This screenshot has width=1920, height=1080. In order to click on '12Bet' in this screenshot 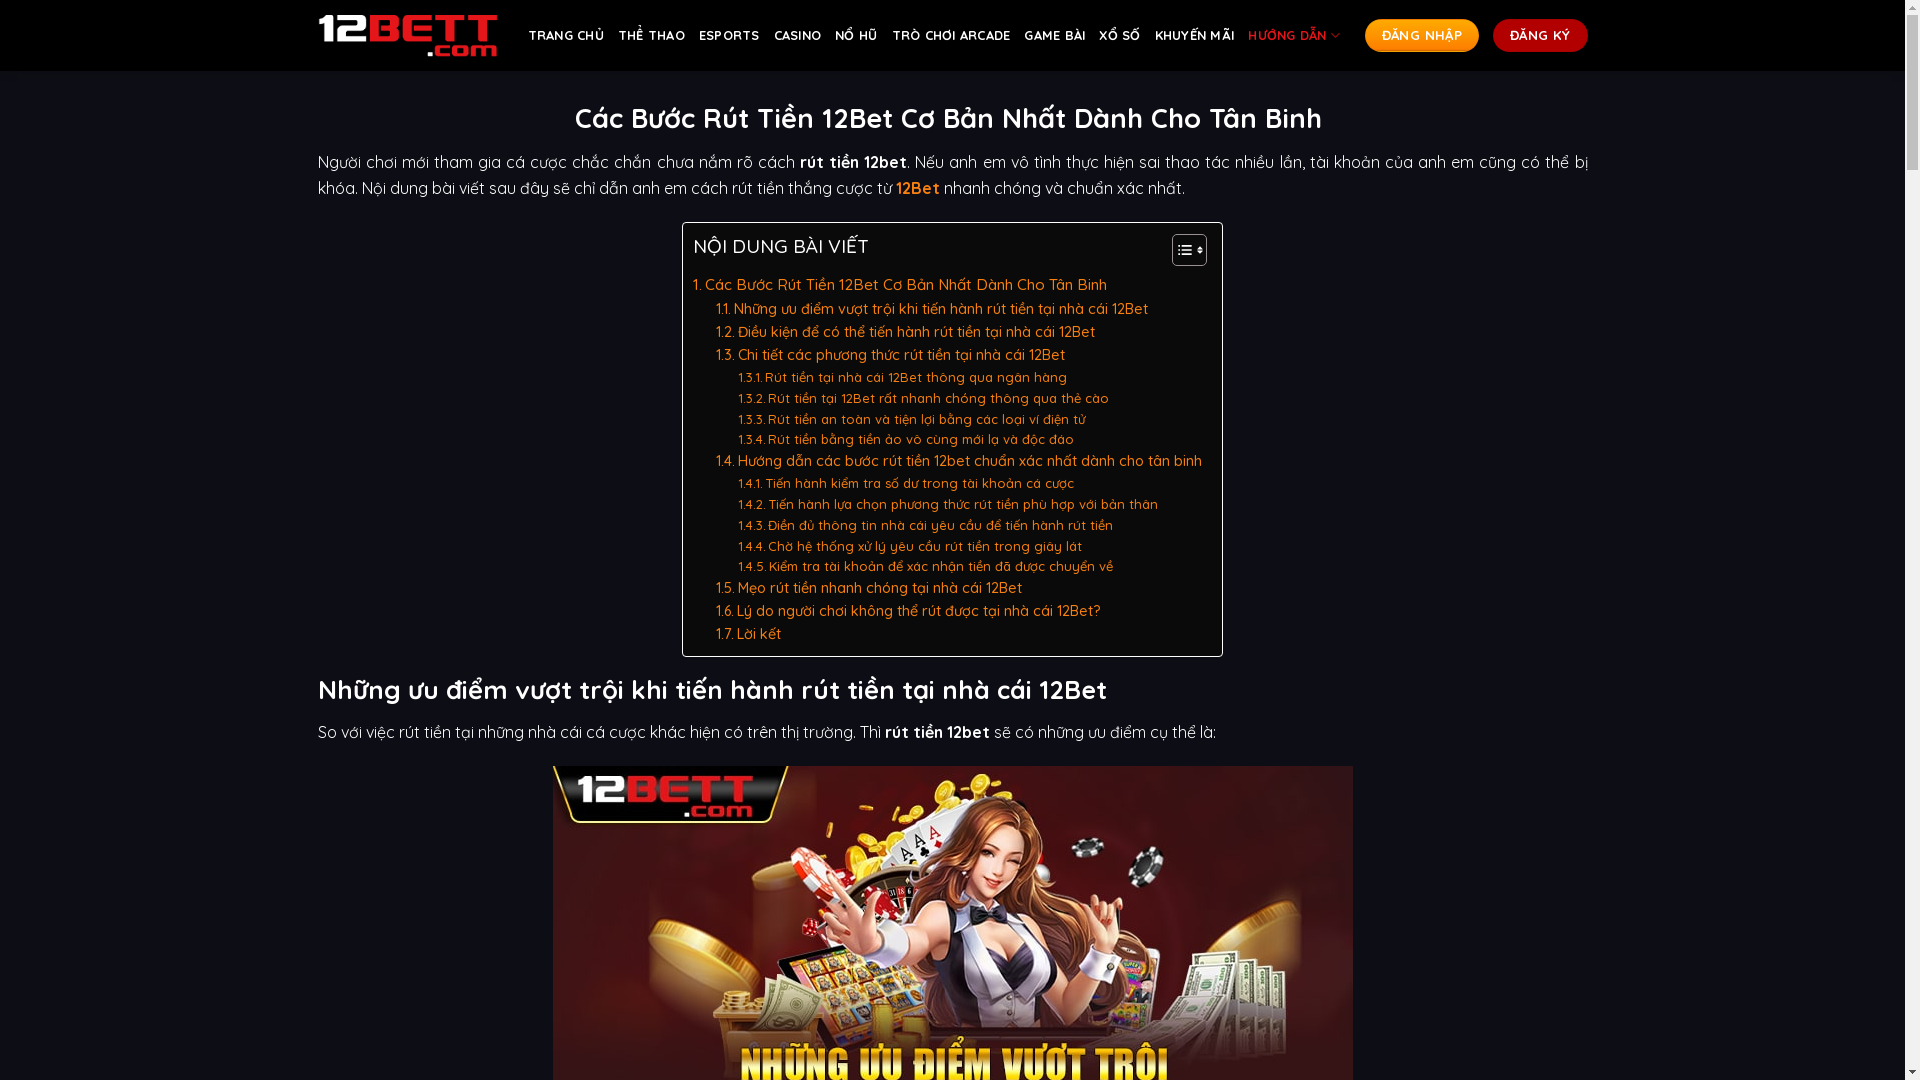, I will do `click(895, 188)`.